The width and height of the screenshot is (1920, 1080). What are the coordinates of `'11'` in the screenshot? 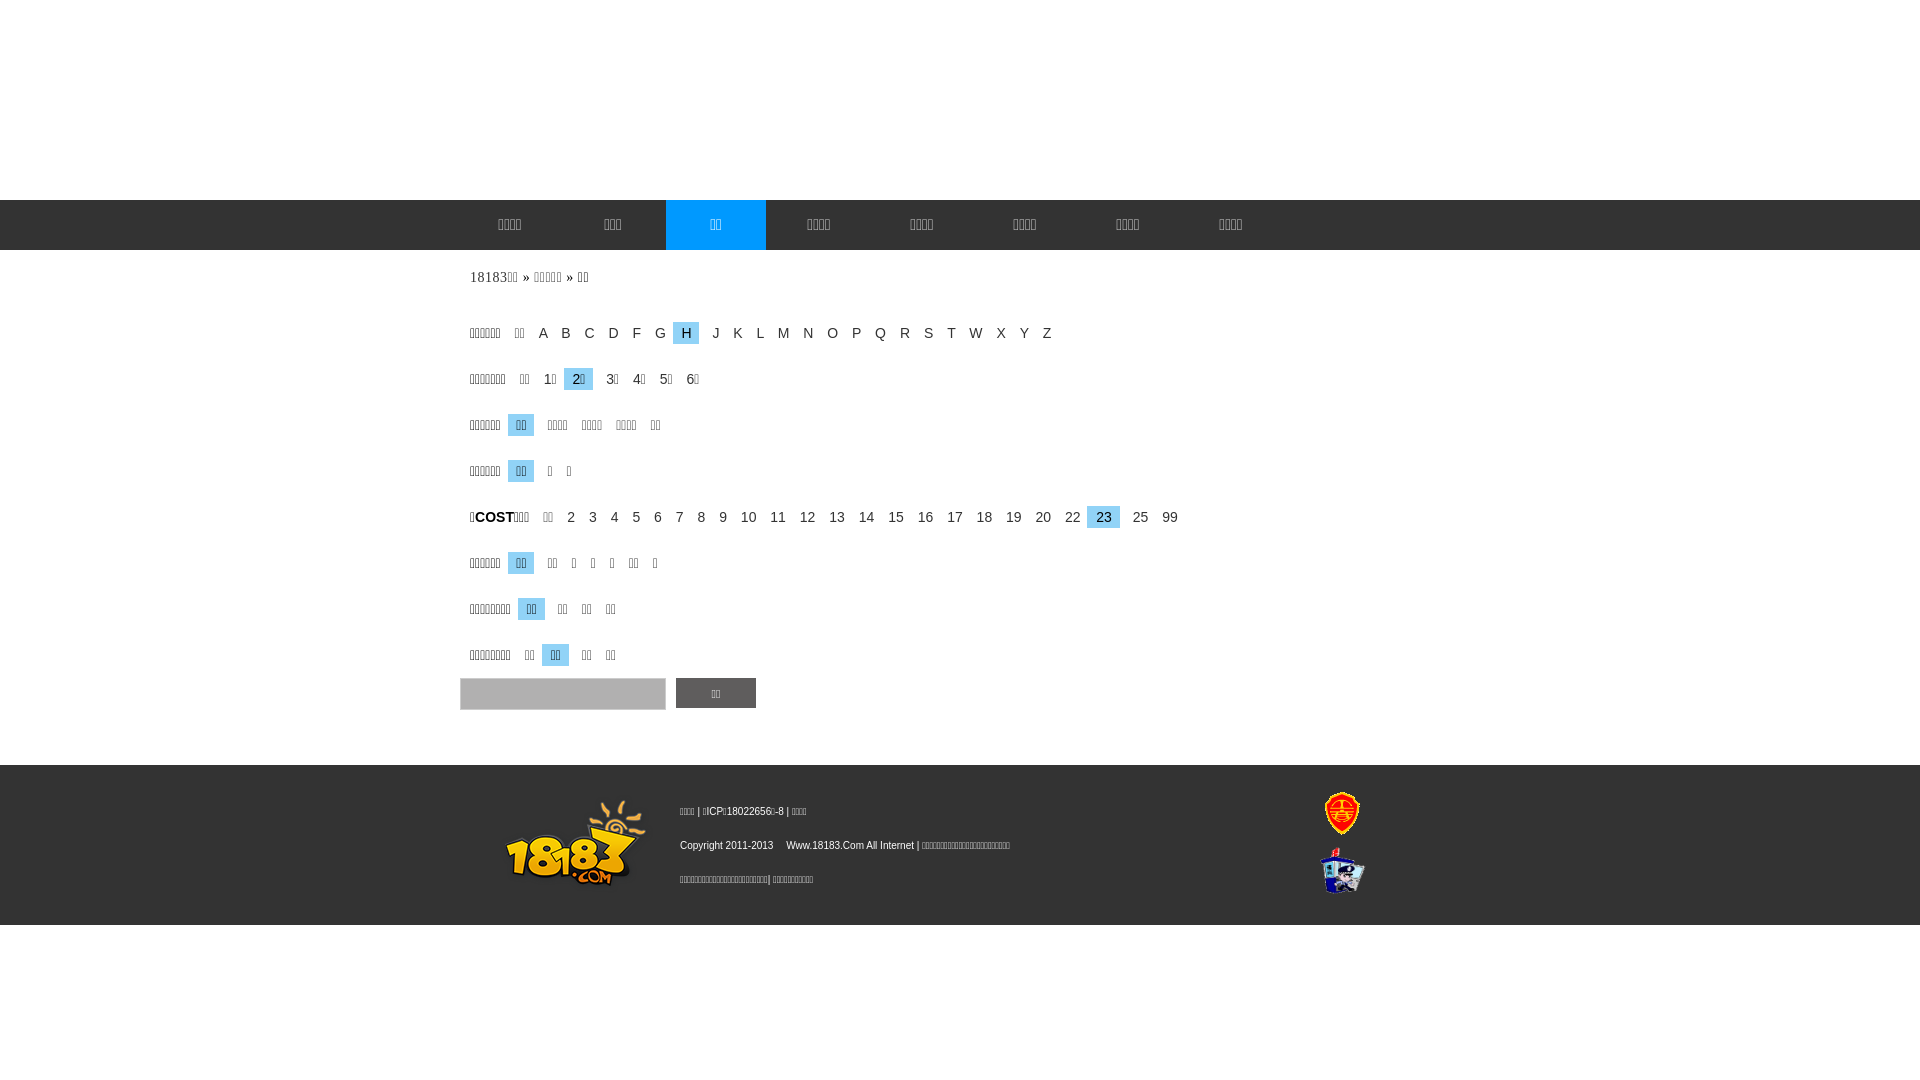 It's located at (771, 515).